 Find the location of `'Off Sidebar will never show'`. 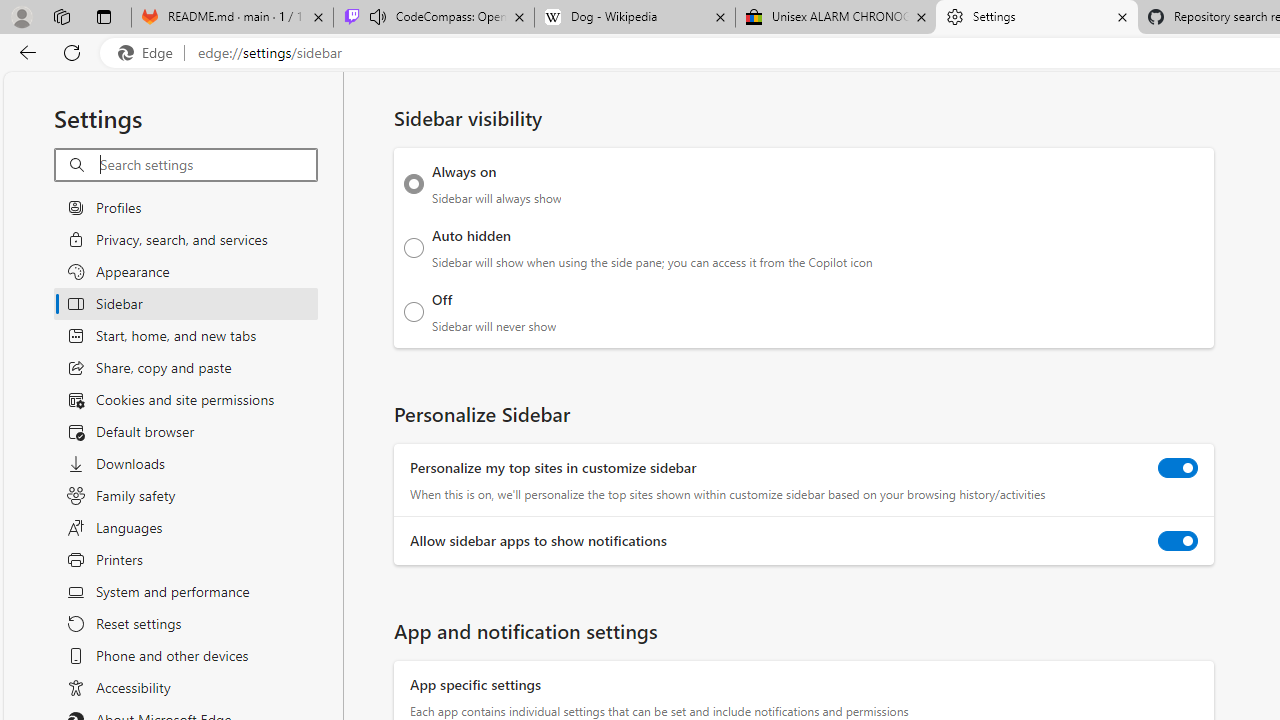

'Off Sidebar will never show' is located at coordinates (413, 311).